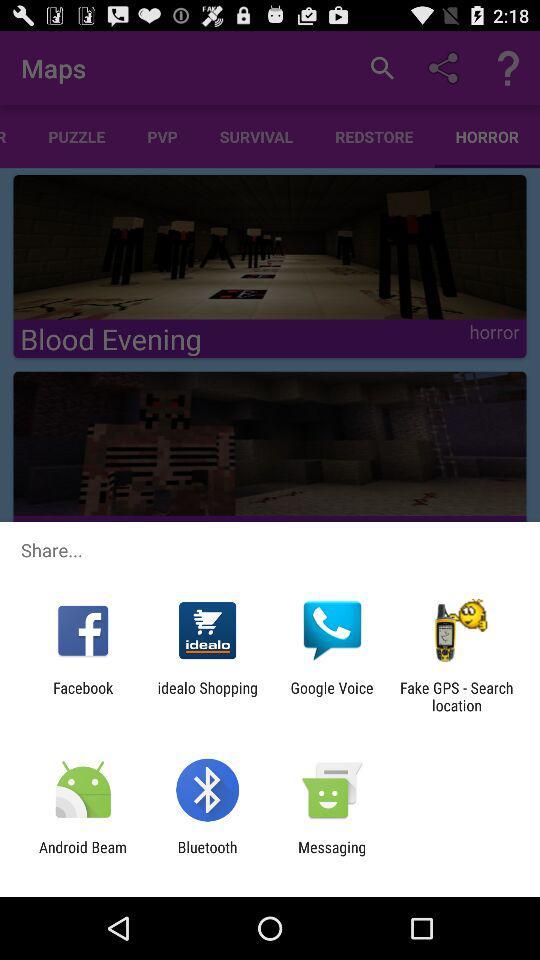  I want to click on the item to the left of bluetooth, so click(82, 855).